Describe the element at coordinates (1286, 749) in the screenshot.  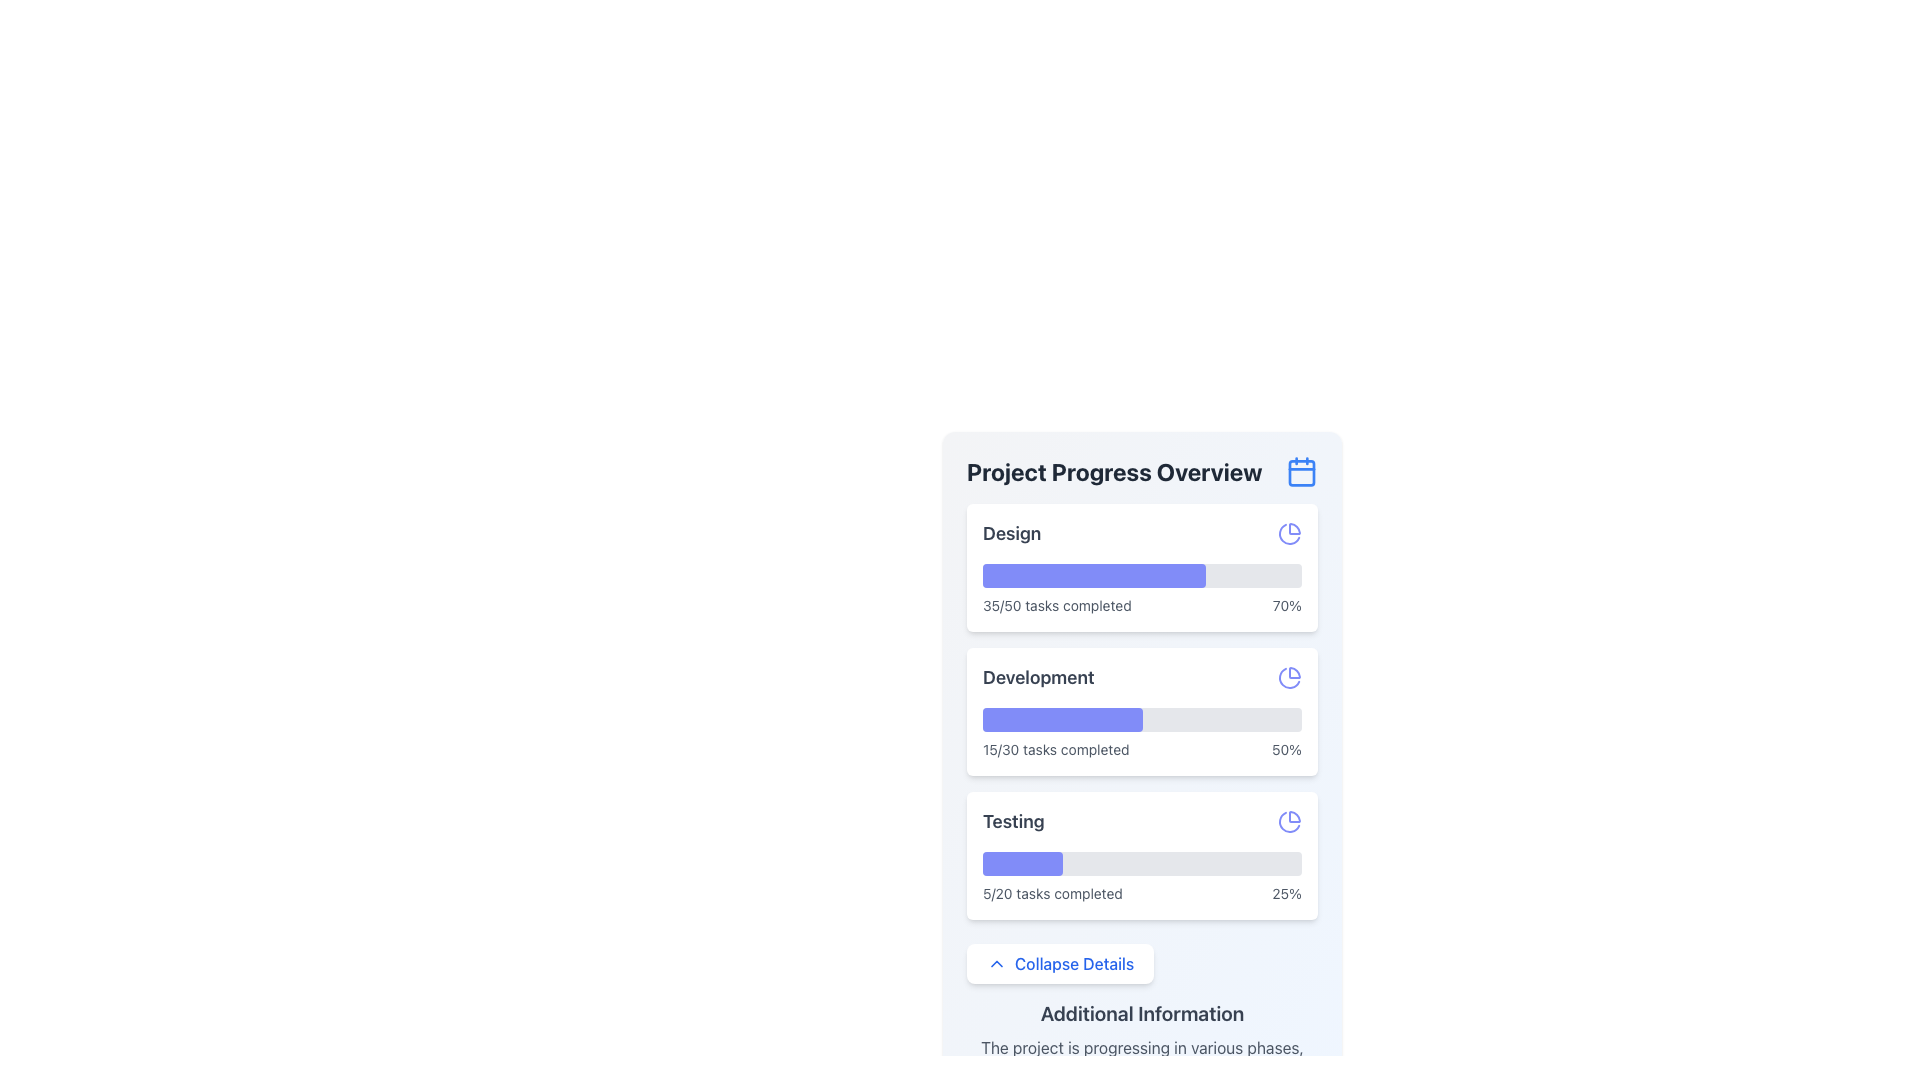
I see `the static text displaying '50%' which indicates progress in the 'Development' section of the 'Project Progress Overview' card` at that location.